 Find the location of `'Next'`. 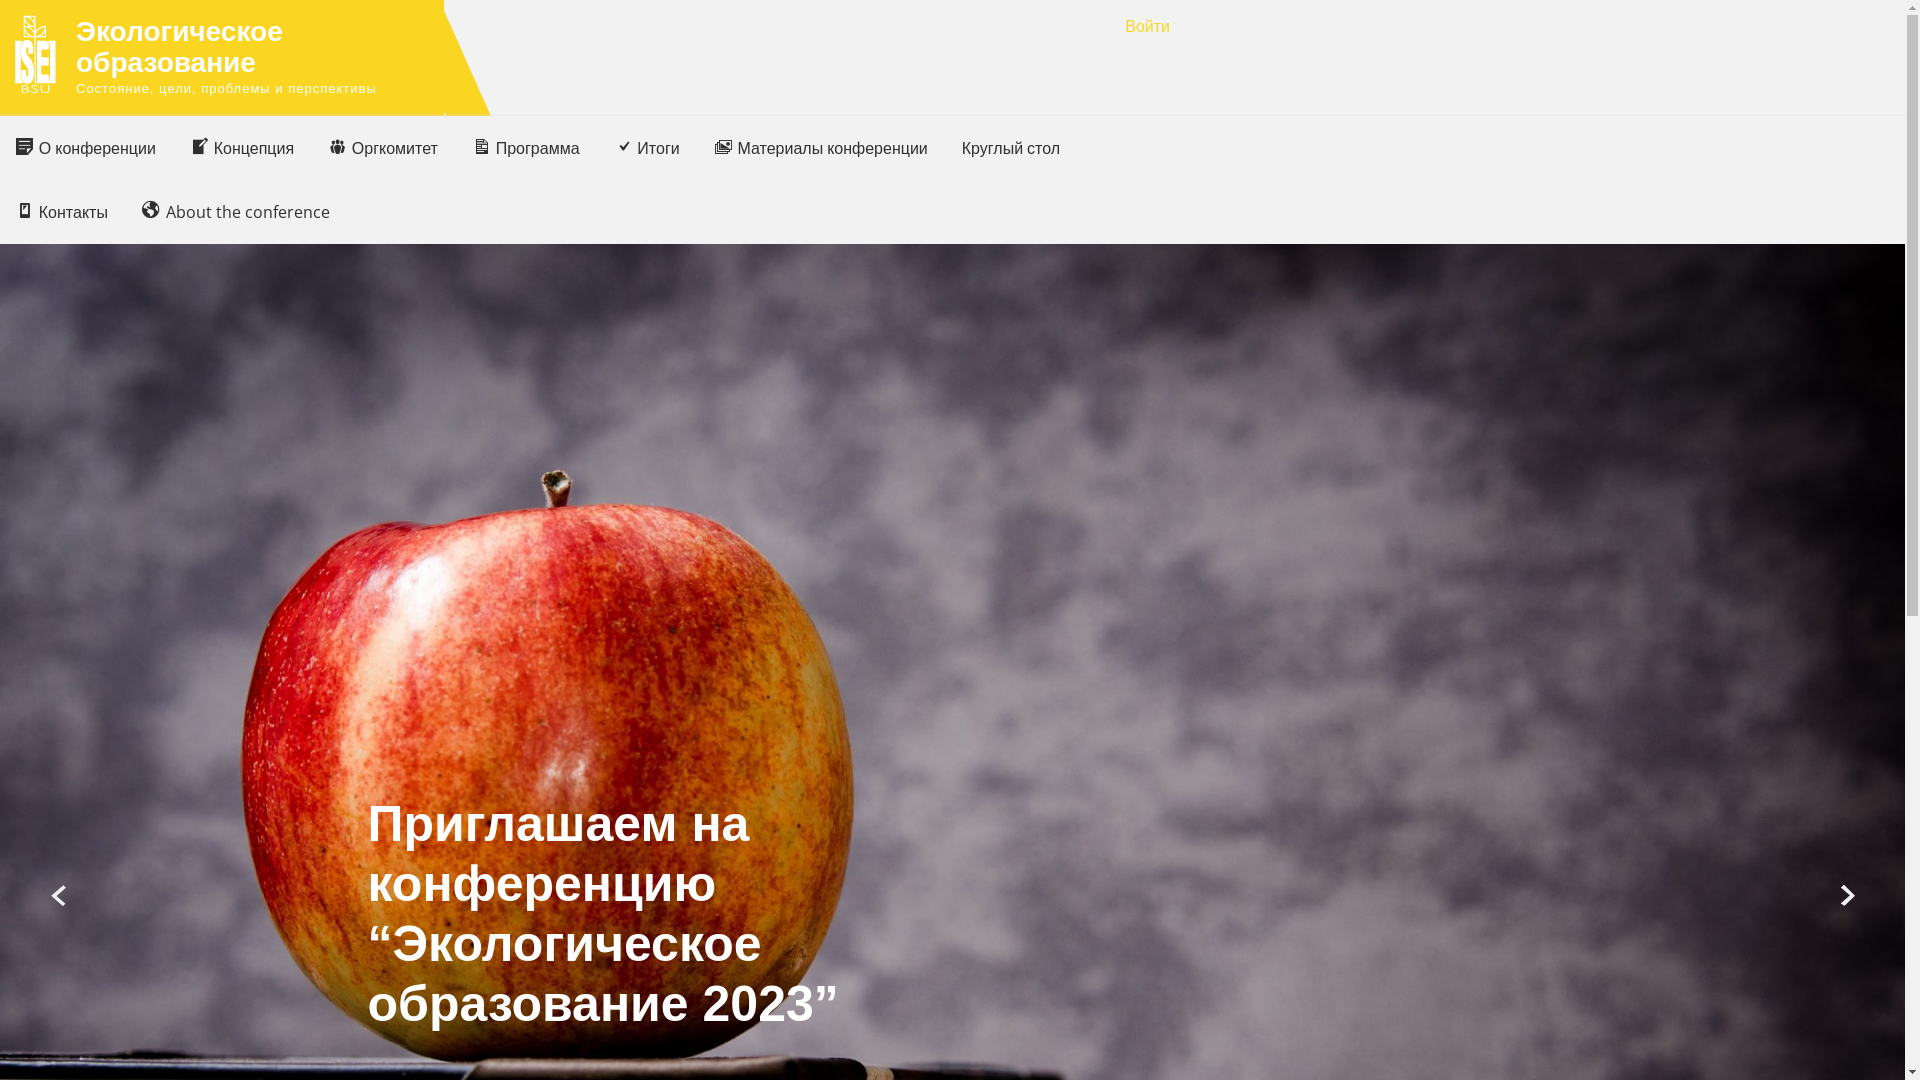

'Next' is located at coordinates (1844, 895).